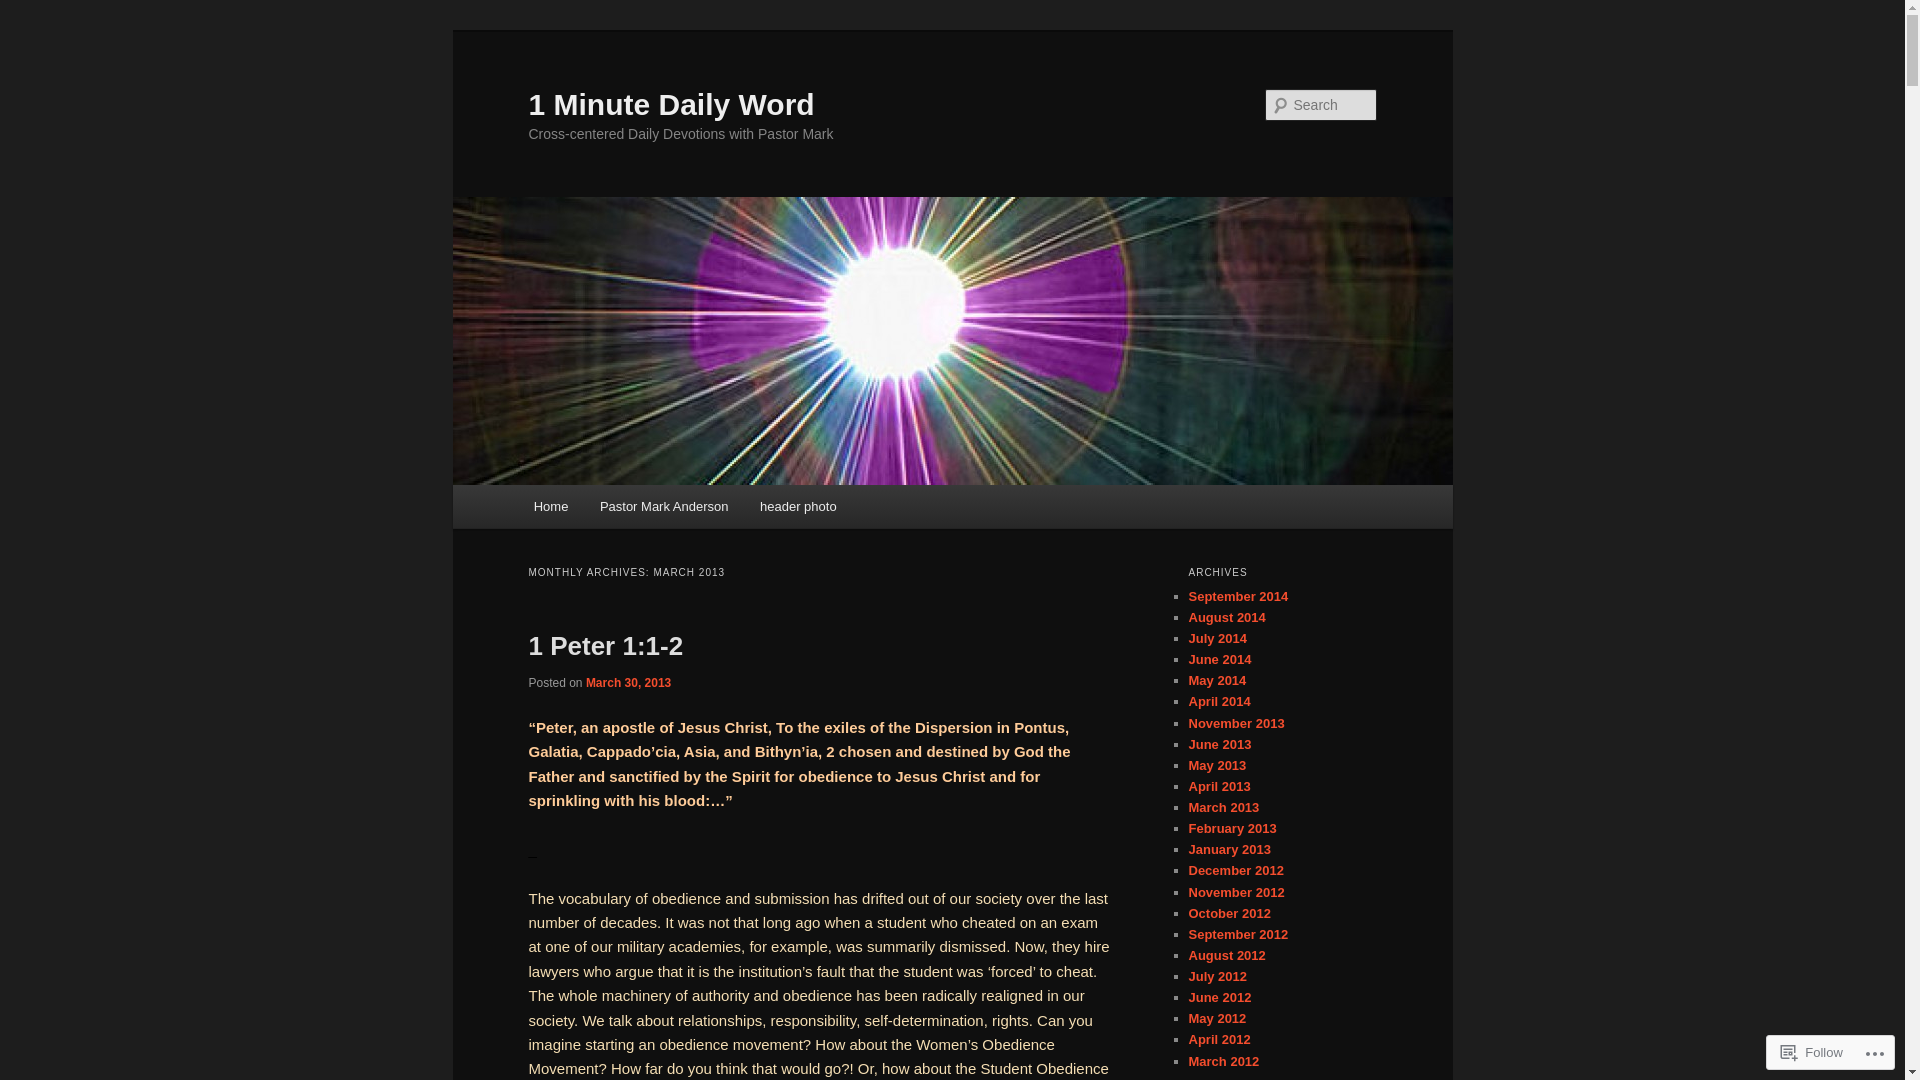  Describe the element at coordinates (1235, 891) in the screenshot. I see `'November 2012'` at that location.